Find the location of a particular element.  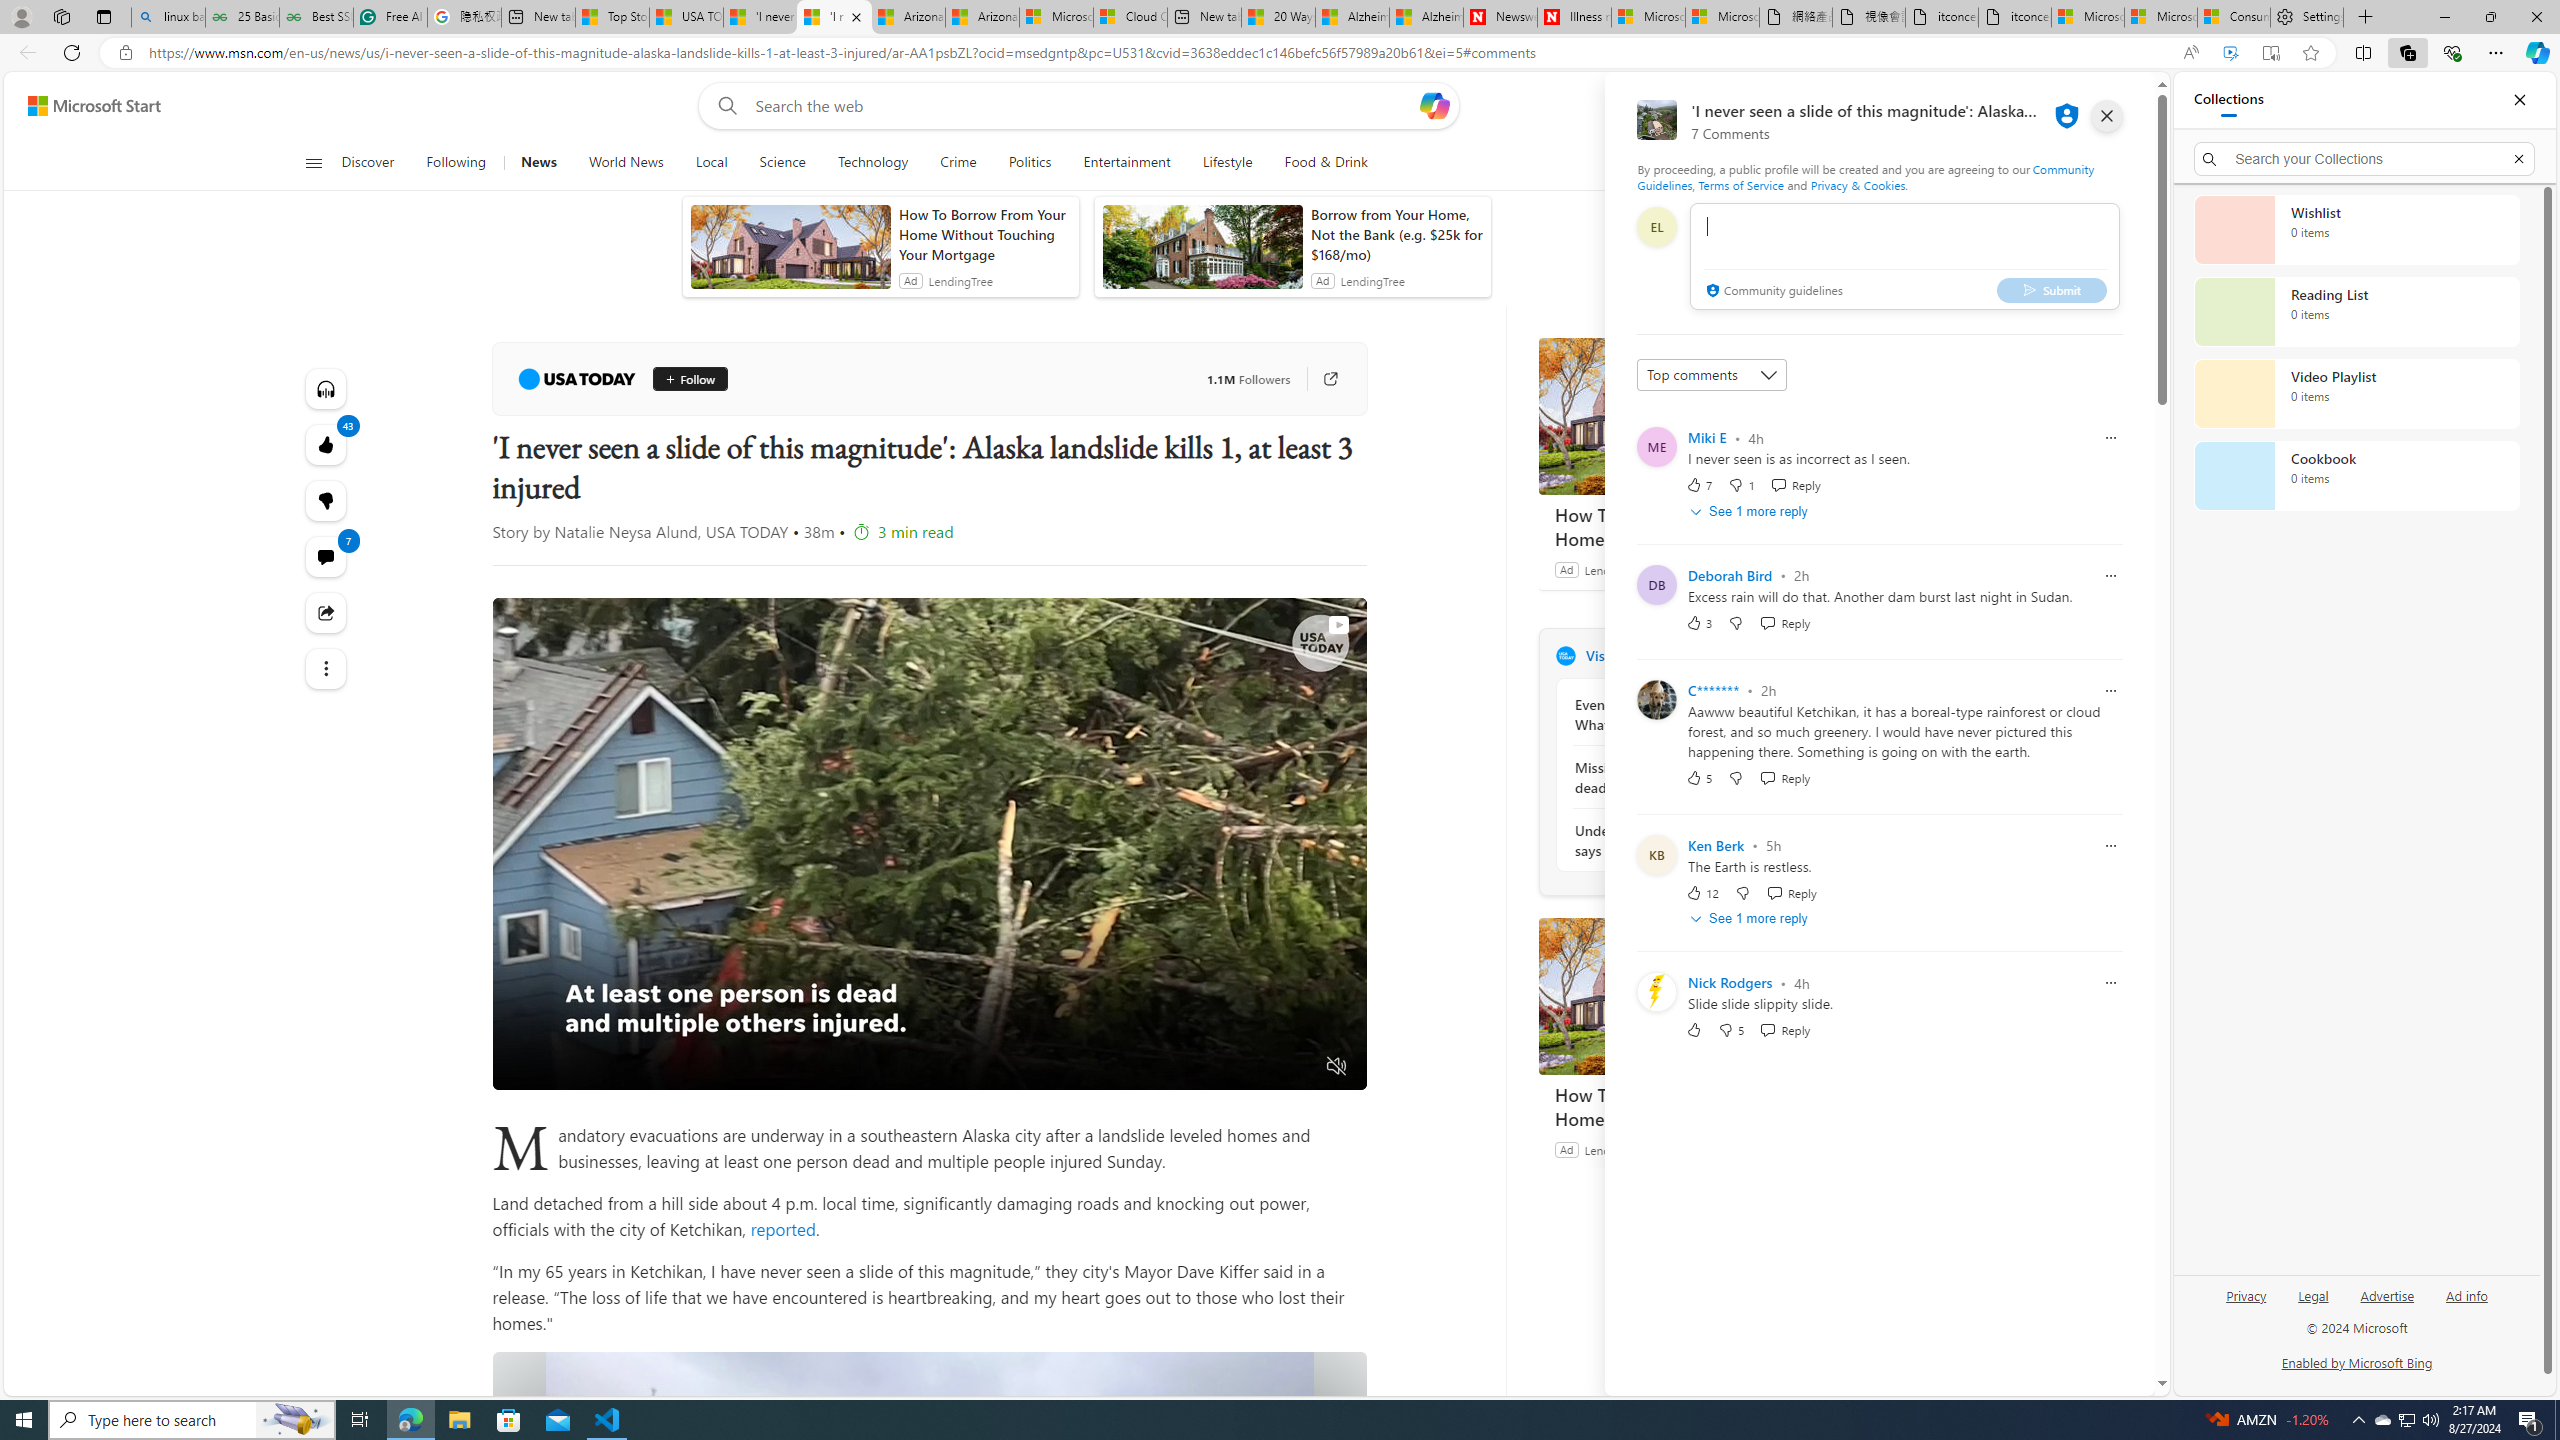

'20 Ways to Boost Your Protein Intake at Every Meal' is located at coordinates (1277, 16).